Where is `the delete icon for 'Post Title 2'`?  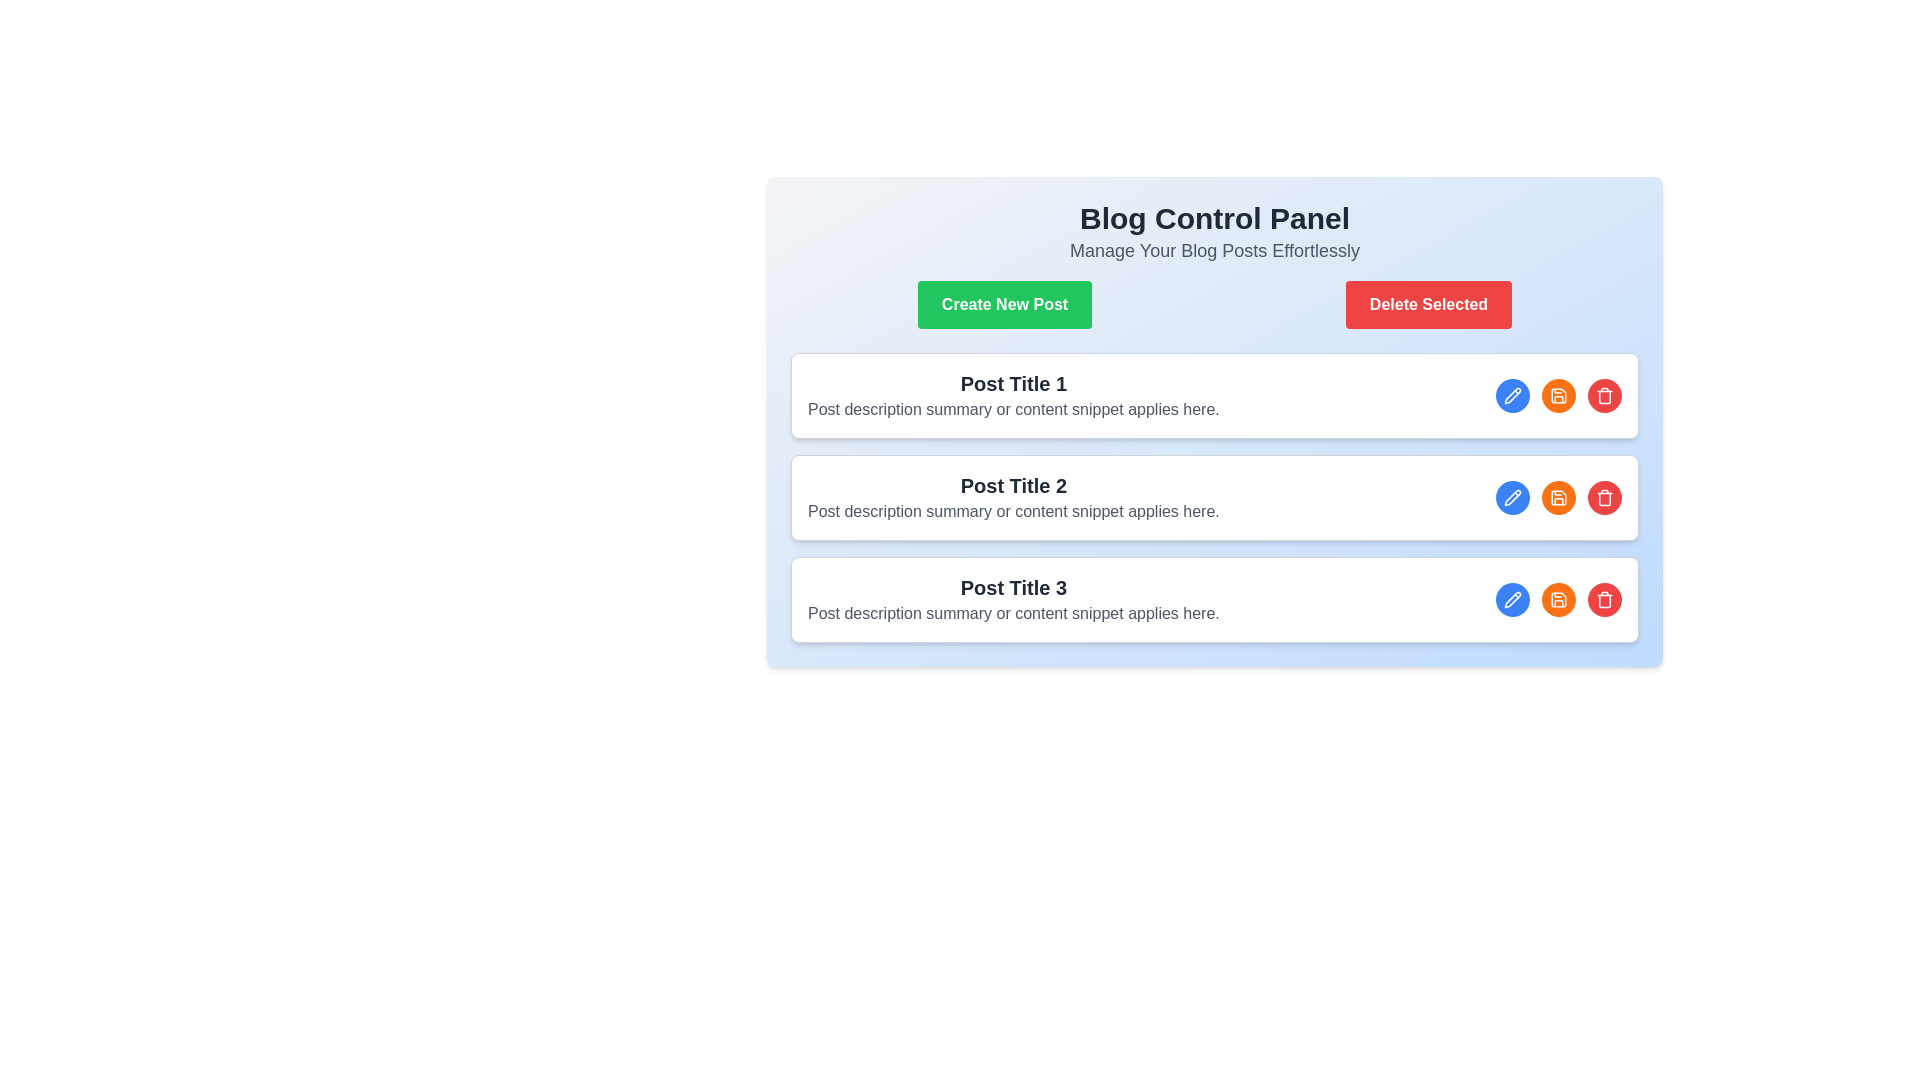 the delete icon for 'Post Title 2' is located at coordinates (1604, 599).